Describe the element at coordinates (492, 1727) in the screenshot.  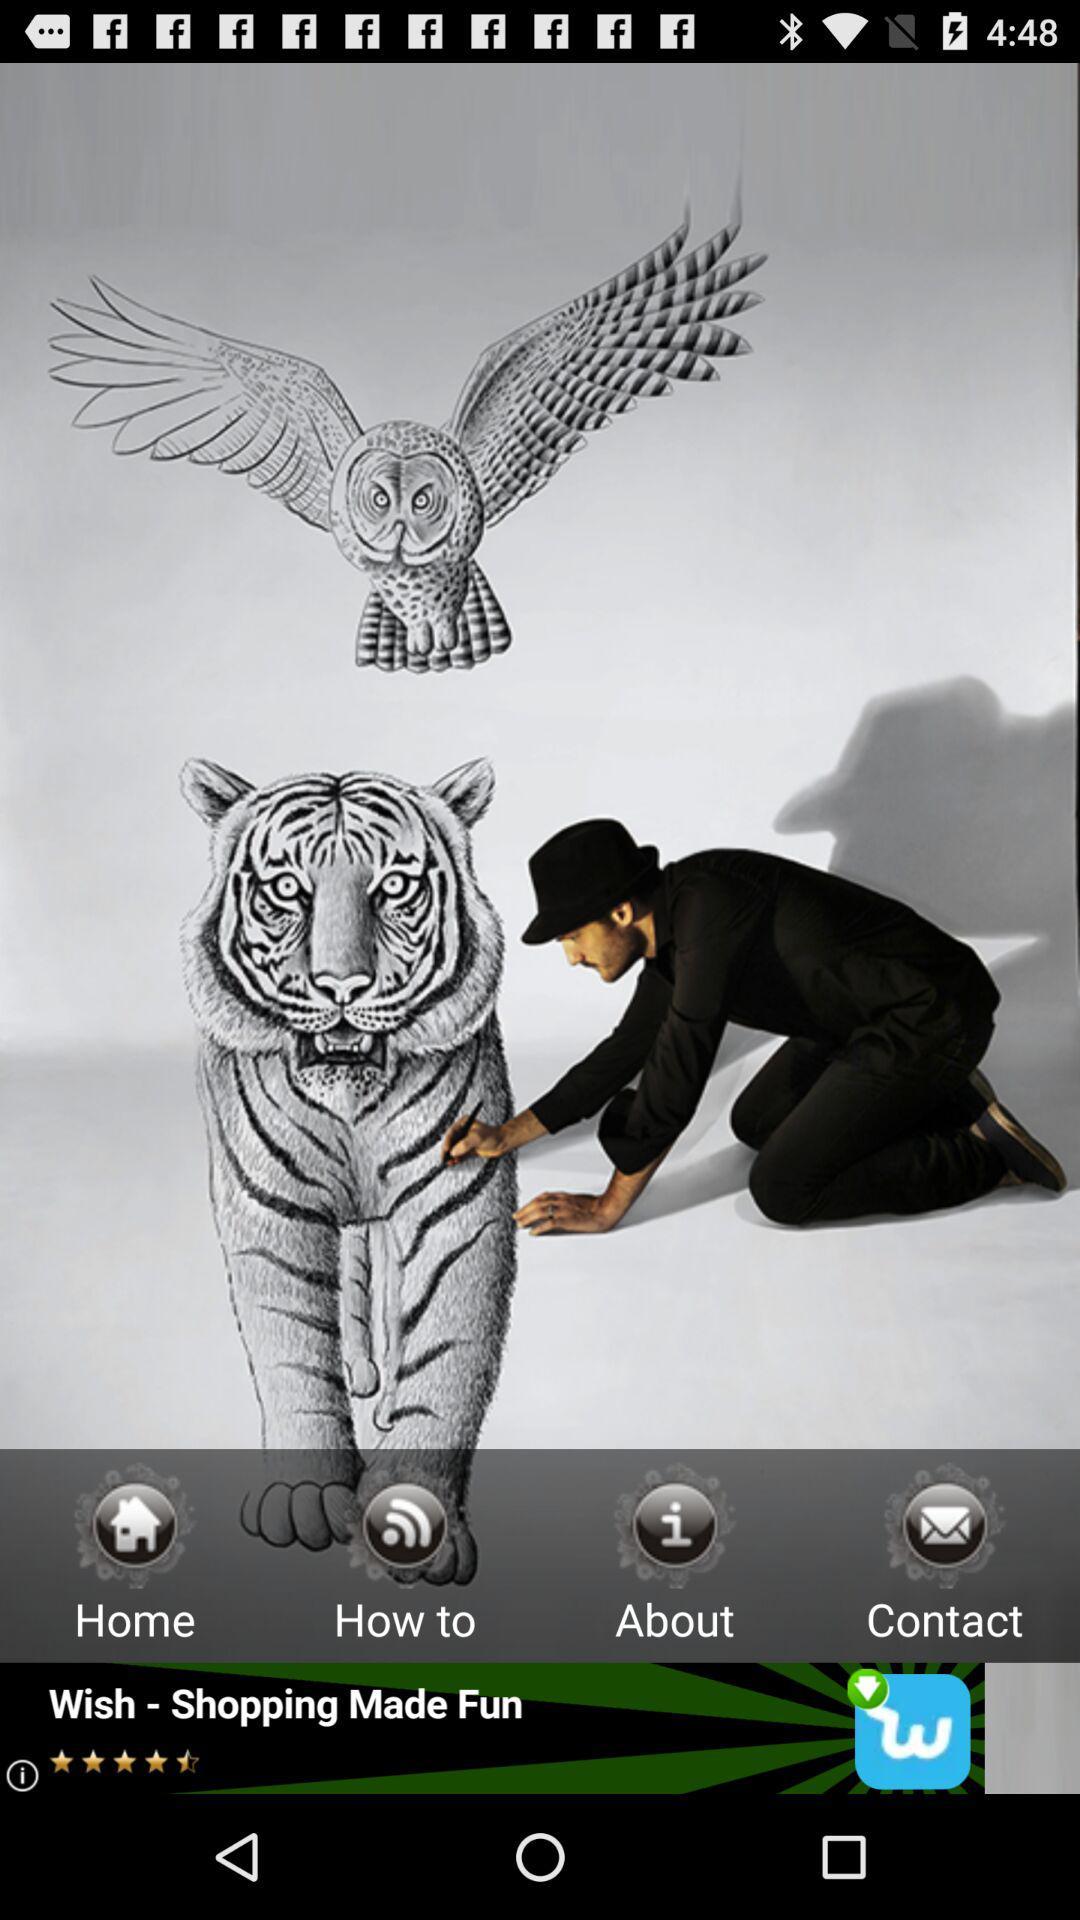
I see `open advertisement` at that location.